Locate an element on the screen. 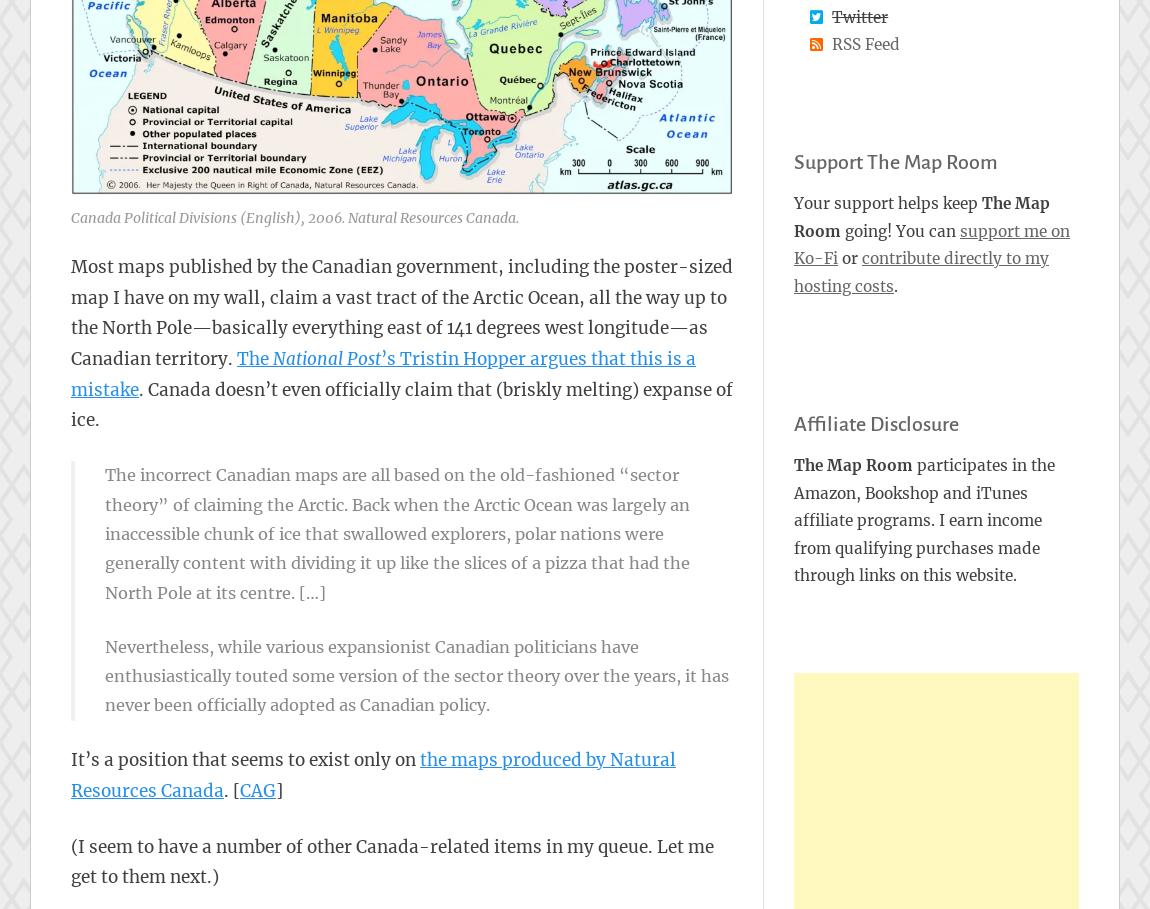 The width and height of the screenshot is (1150, 909). ']' is located at coordinates (278, 789).